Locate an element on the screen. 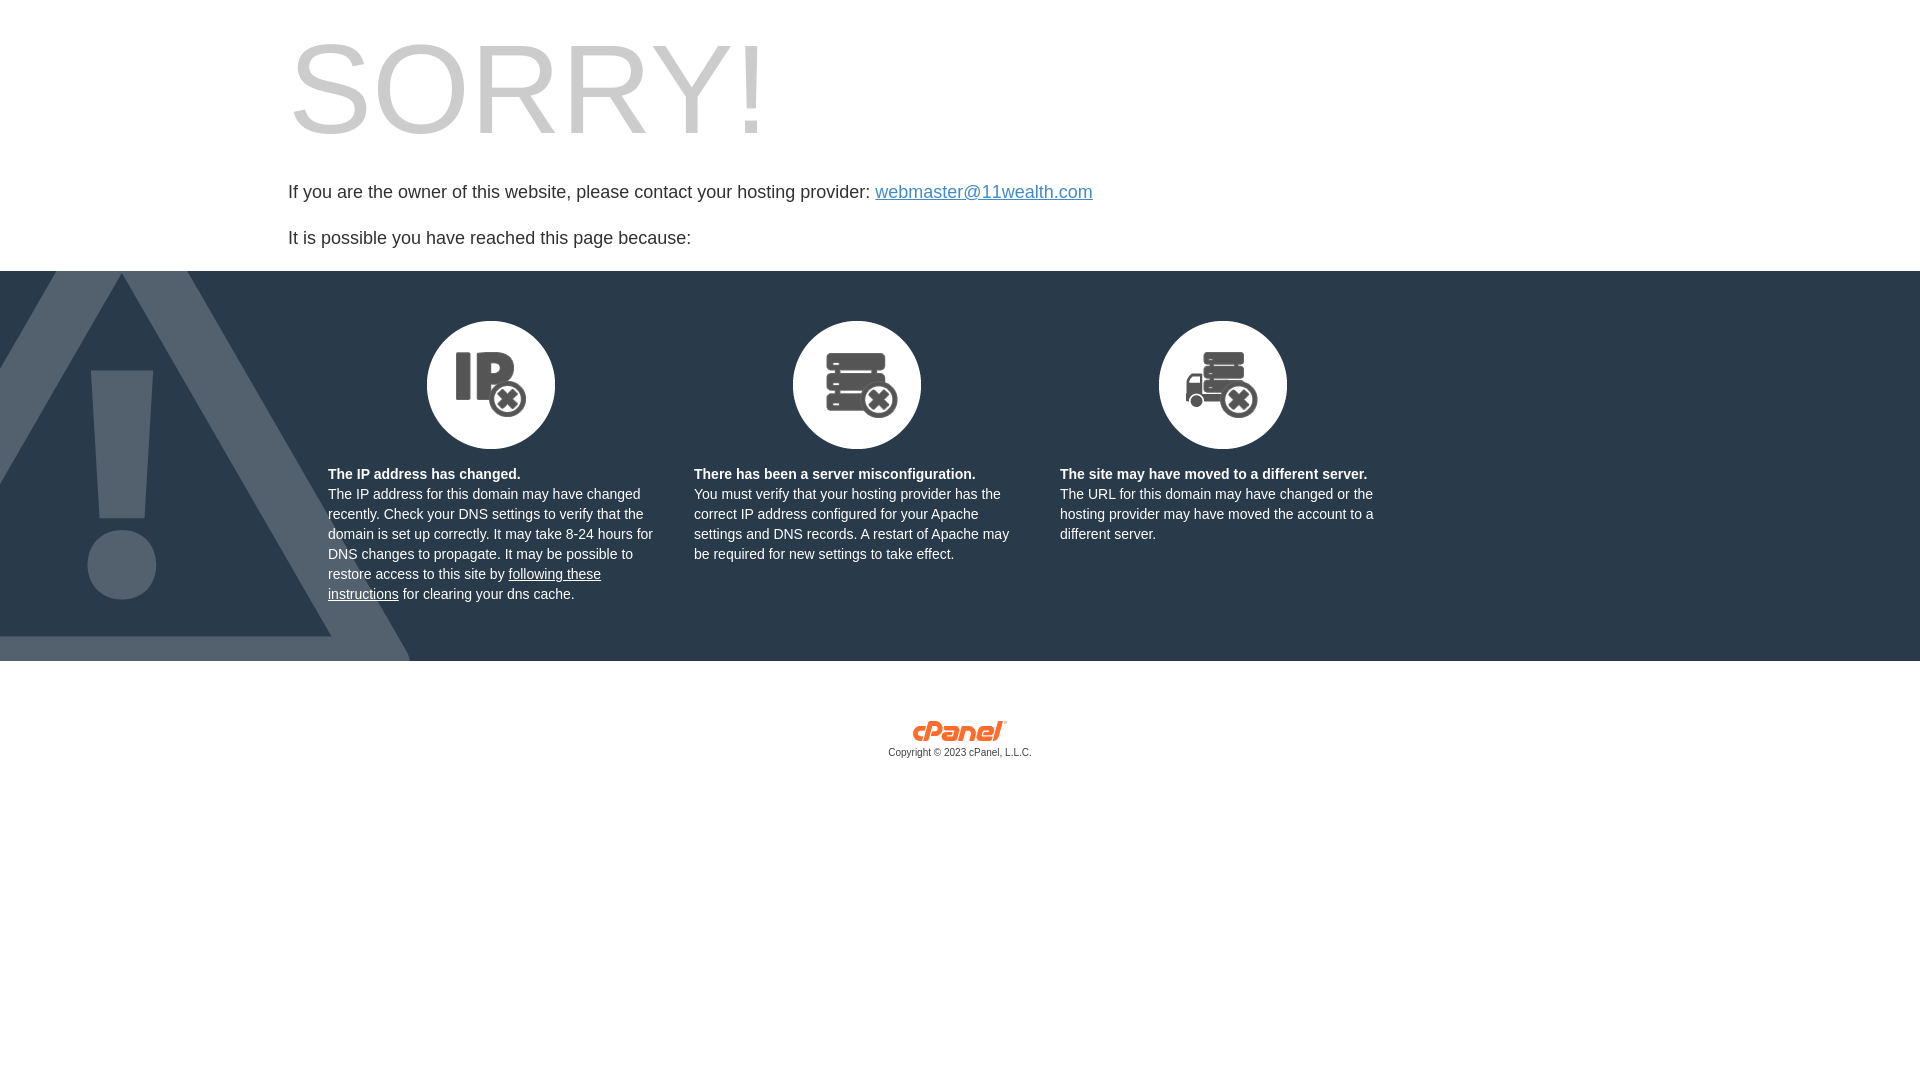 This screenshot has width=1920, height=1080. 'webmaster@11wealth.com' is located at coordinates (983, 192).